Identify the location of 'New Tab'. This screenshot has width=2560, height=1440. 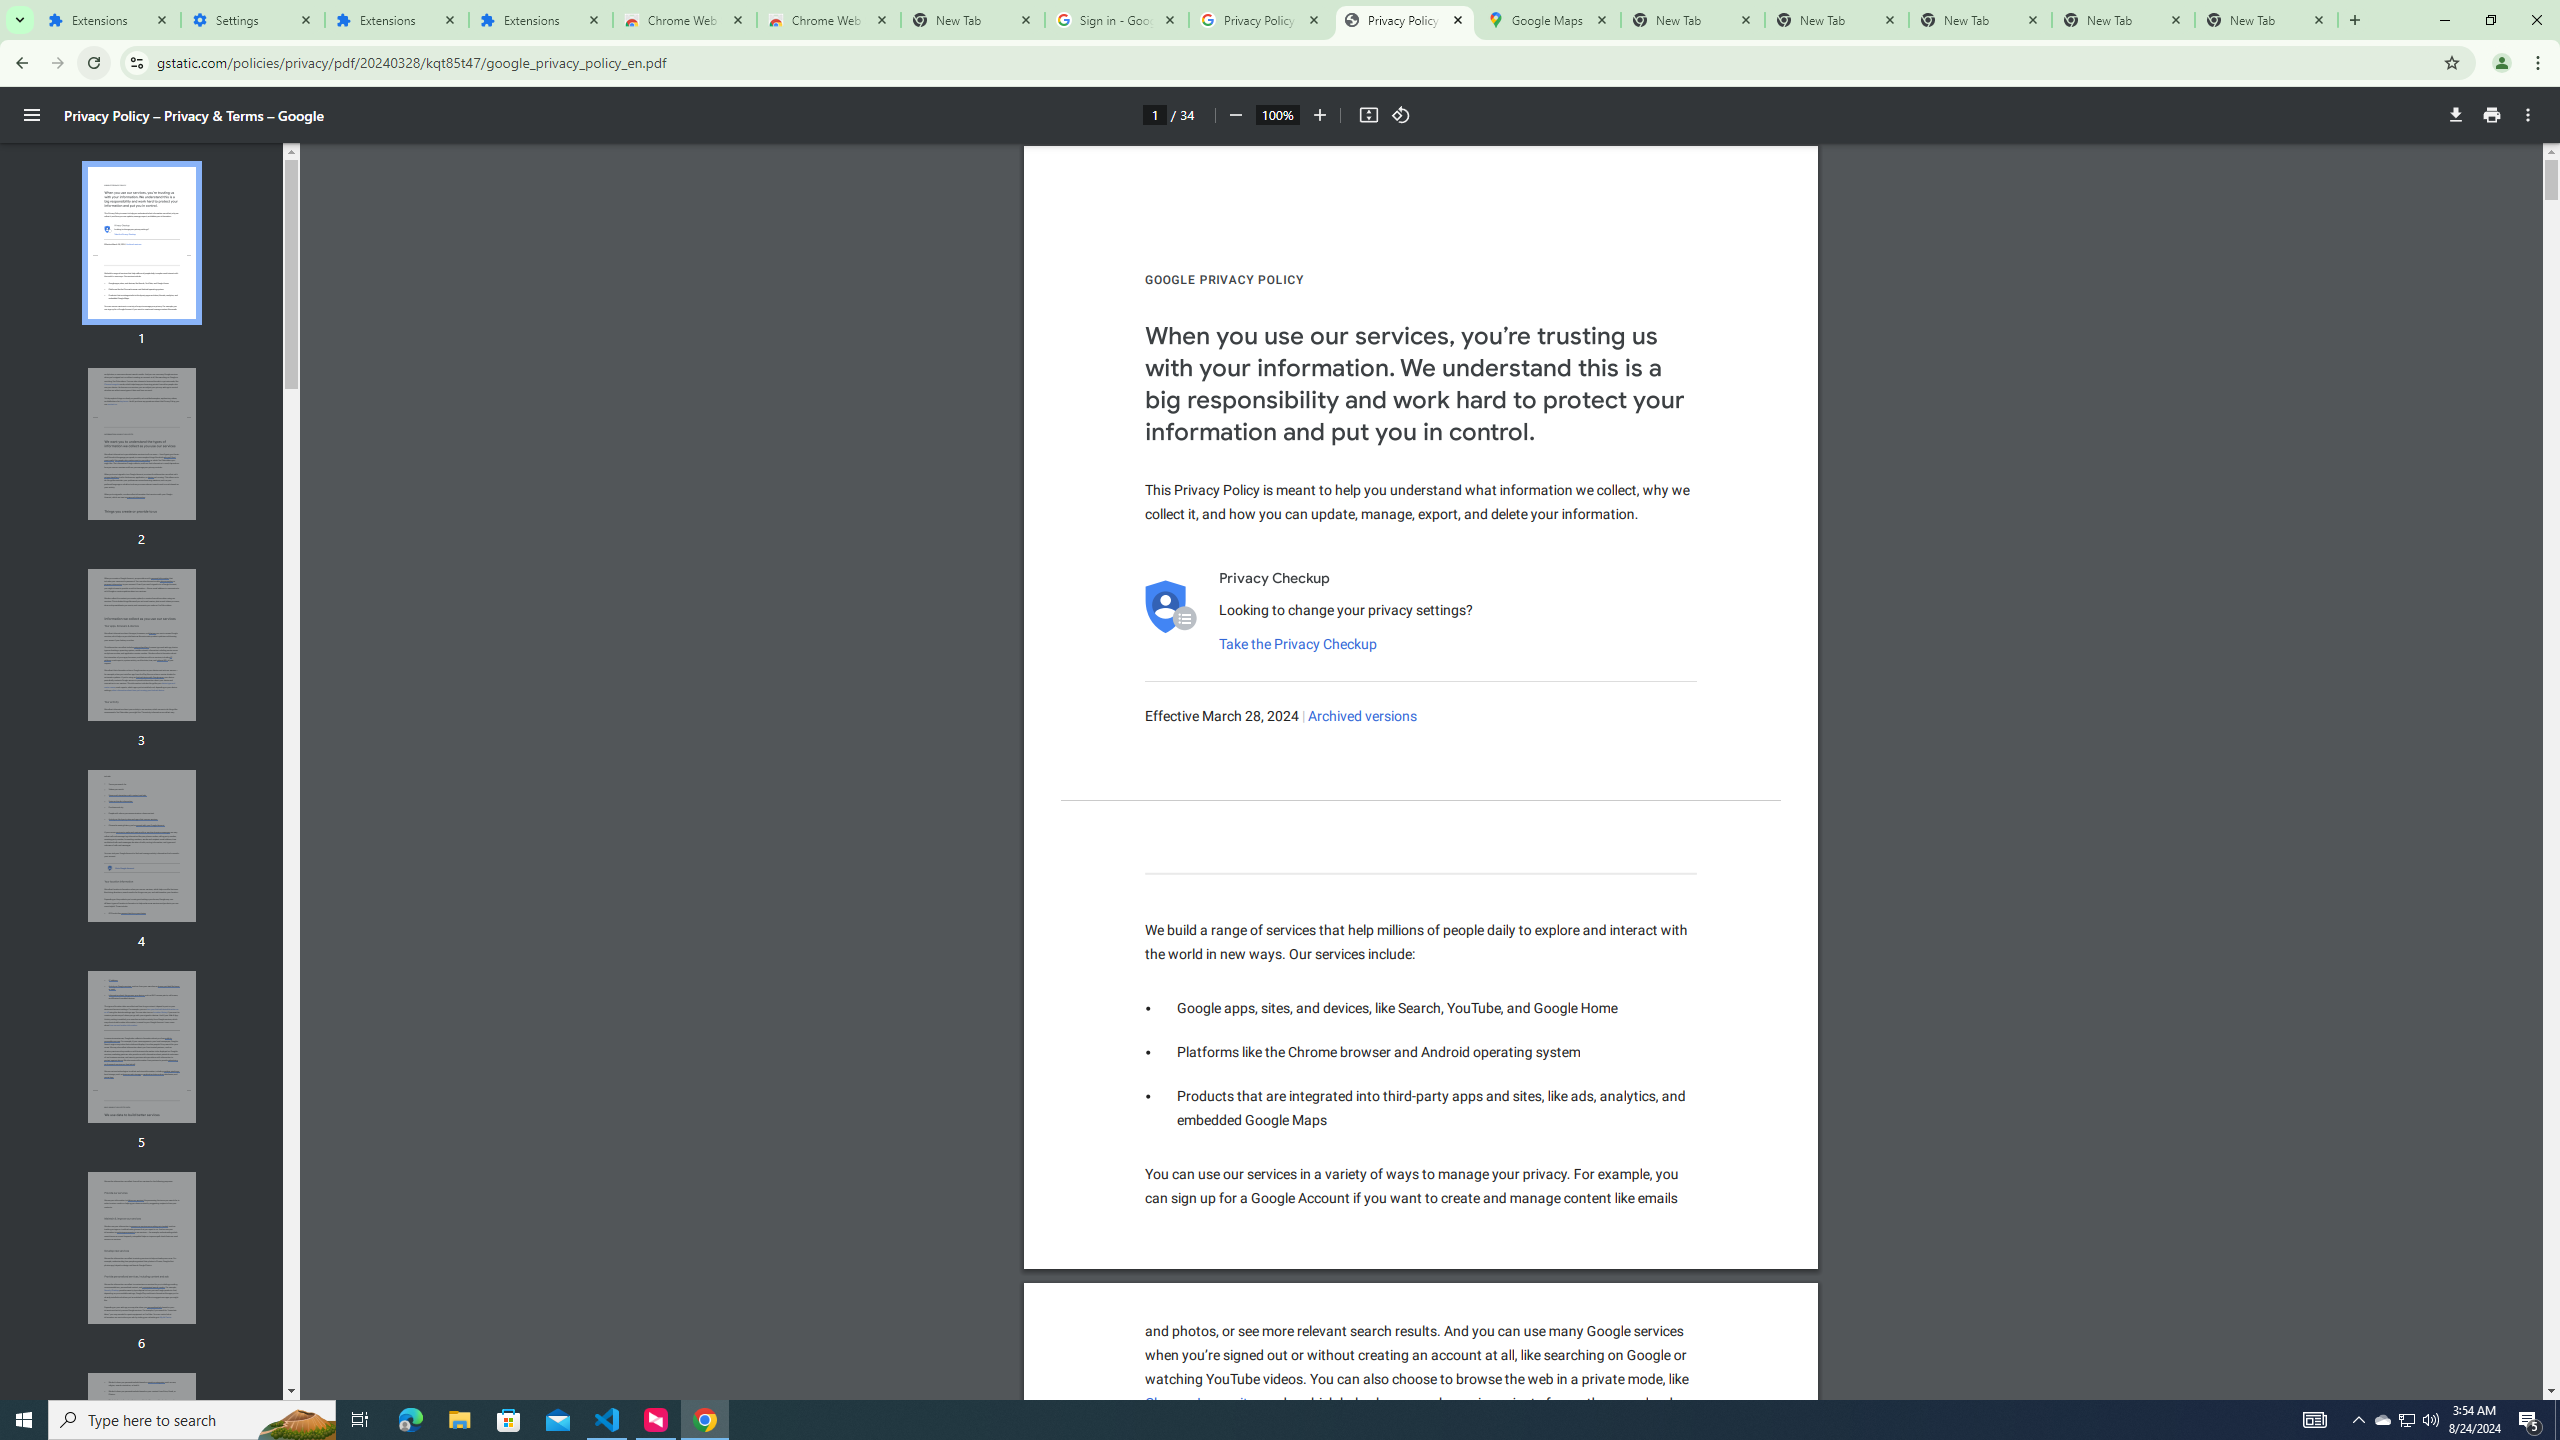
(2266, 19).